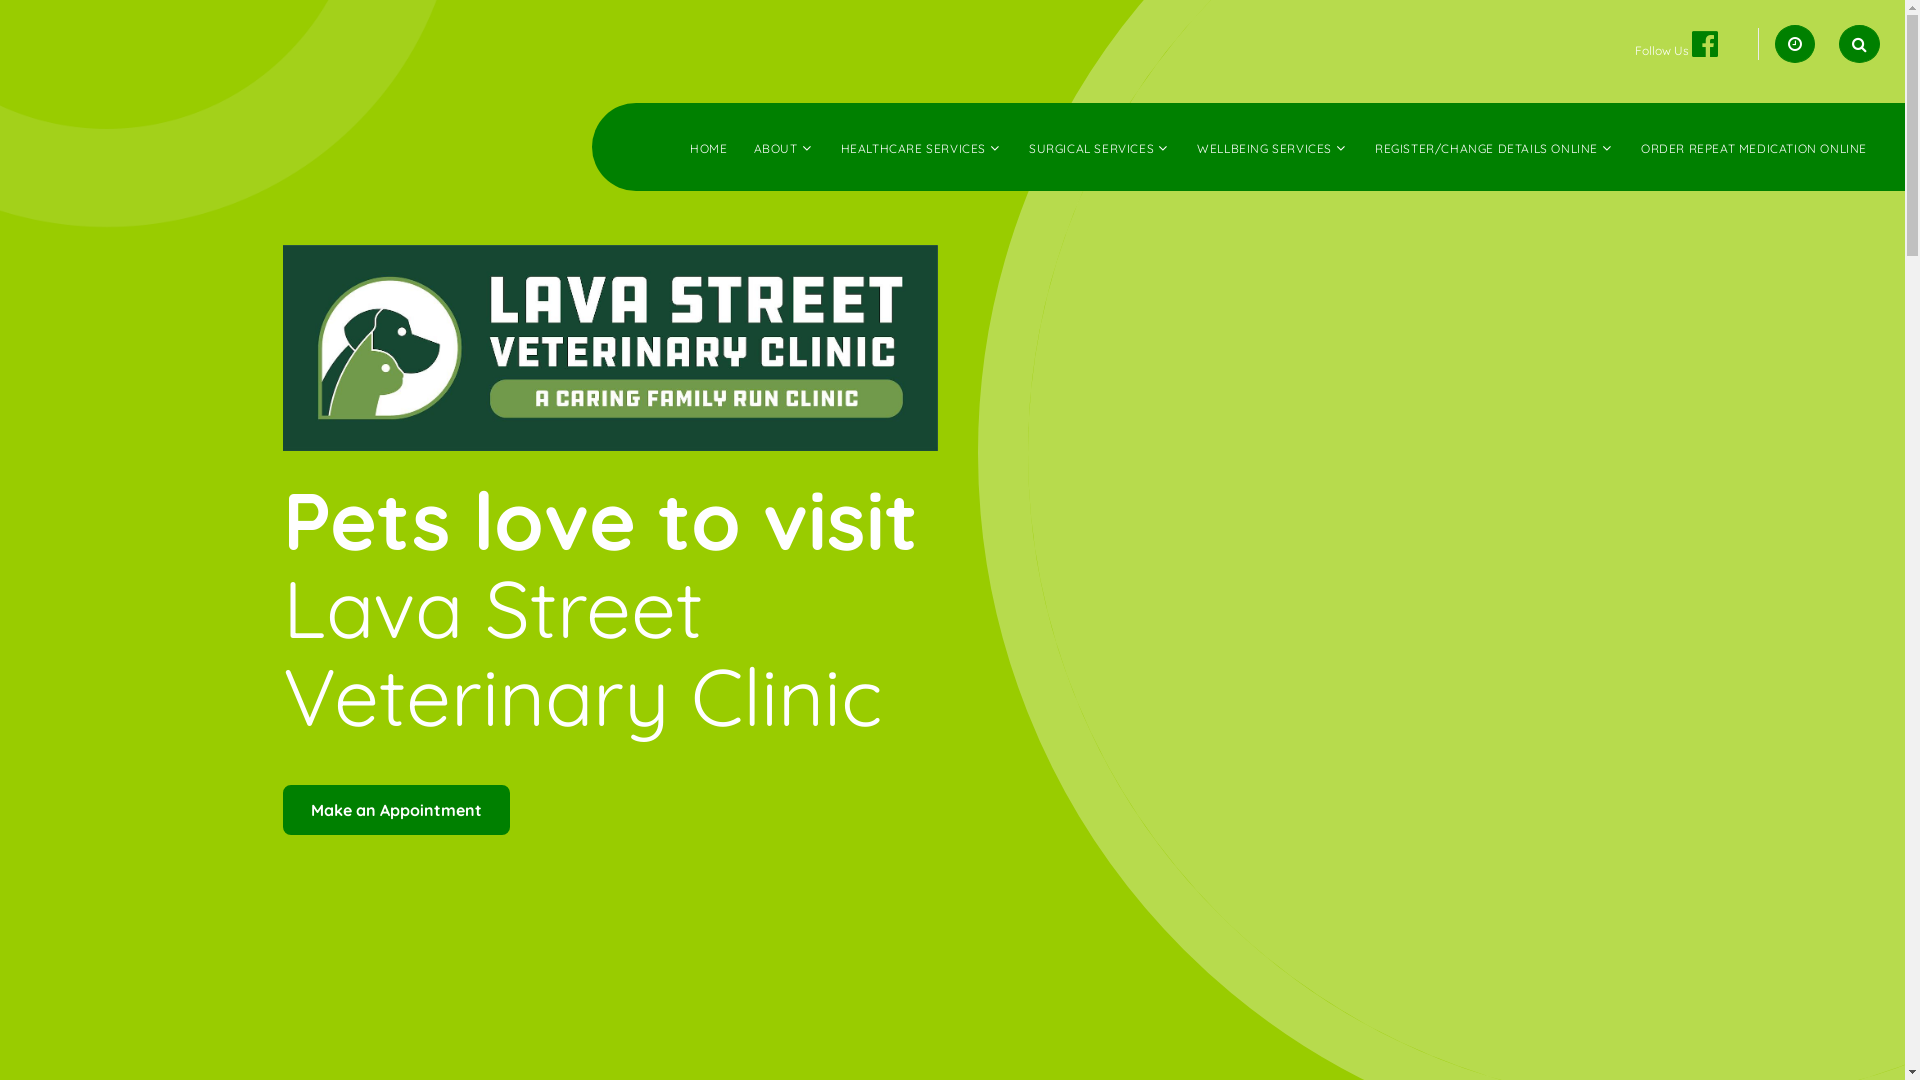 The image size is (1920, 1080). I want to click on 'ORDER REPEAT MEDICATION ONLINE', so click(1752, 147).